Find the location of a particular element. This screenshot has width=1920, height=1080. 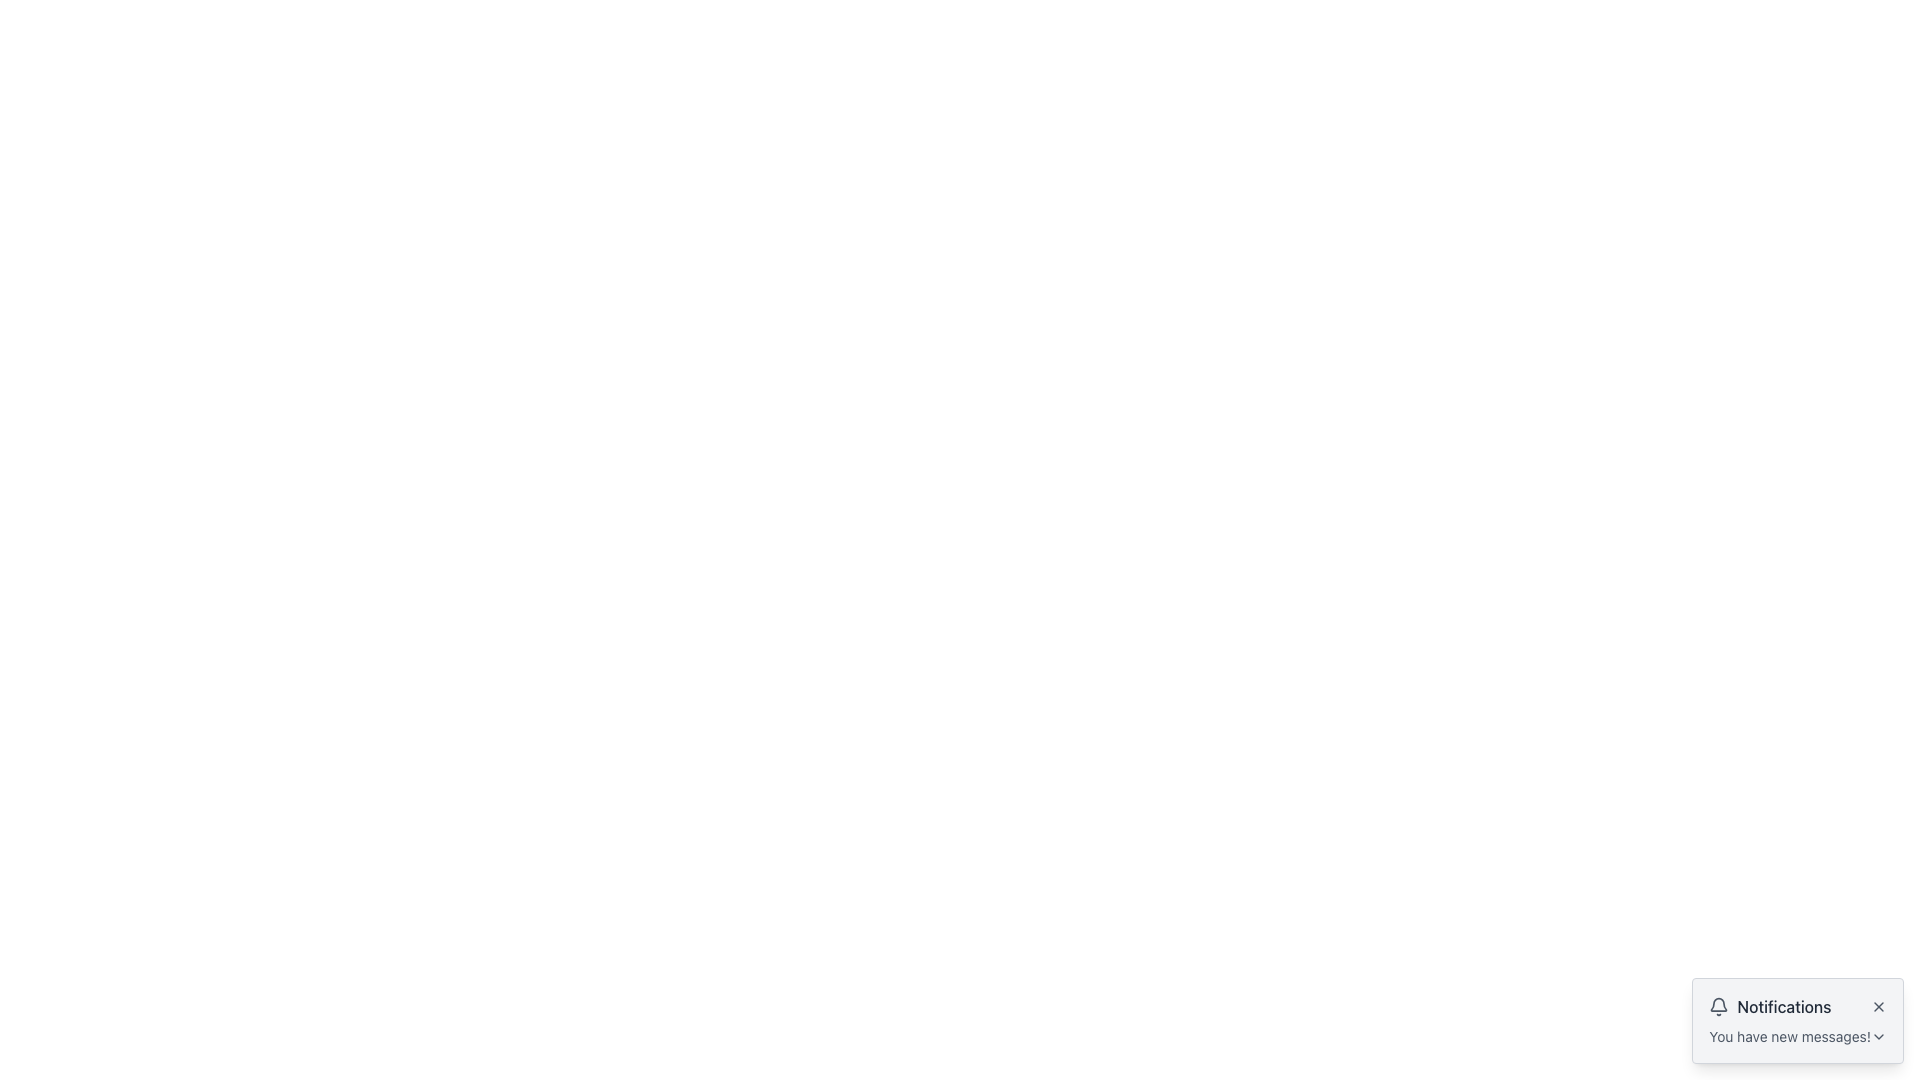

the dropdown icon associated with the 'Notifications' text is located at coordinates (1798, 1036).